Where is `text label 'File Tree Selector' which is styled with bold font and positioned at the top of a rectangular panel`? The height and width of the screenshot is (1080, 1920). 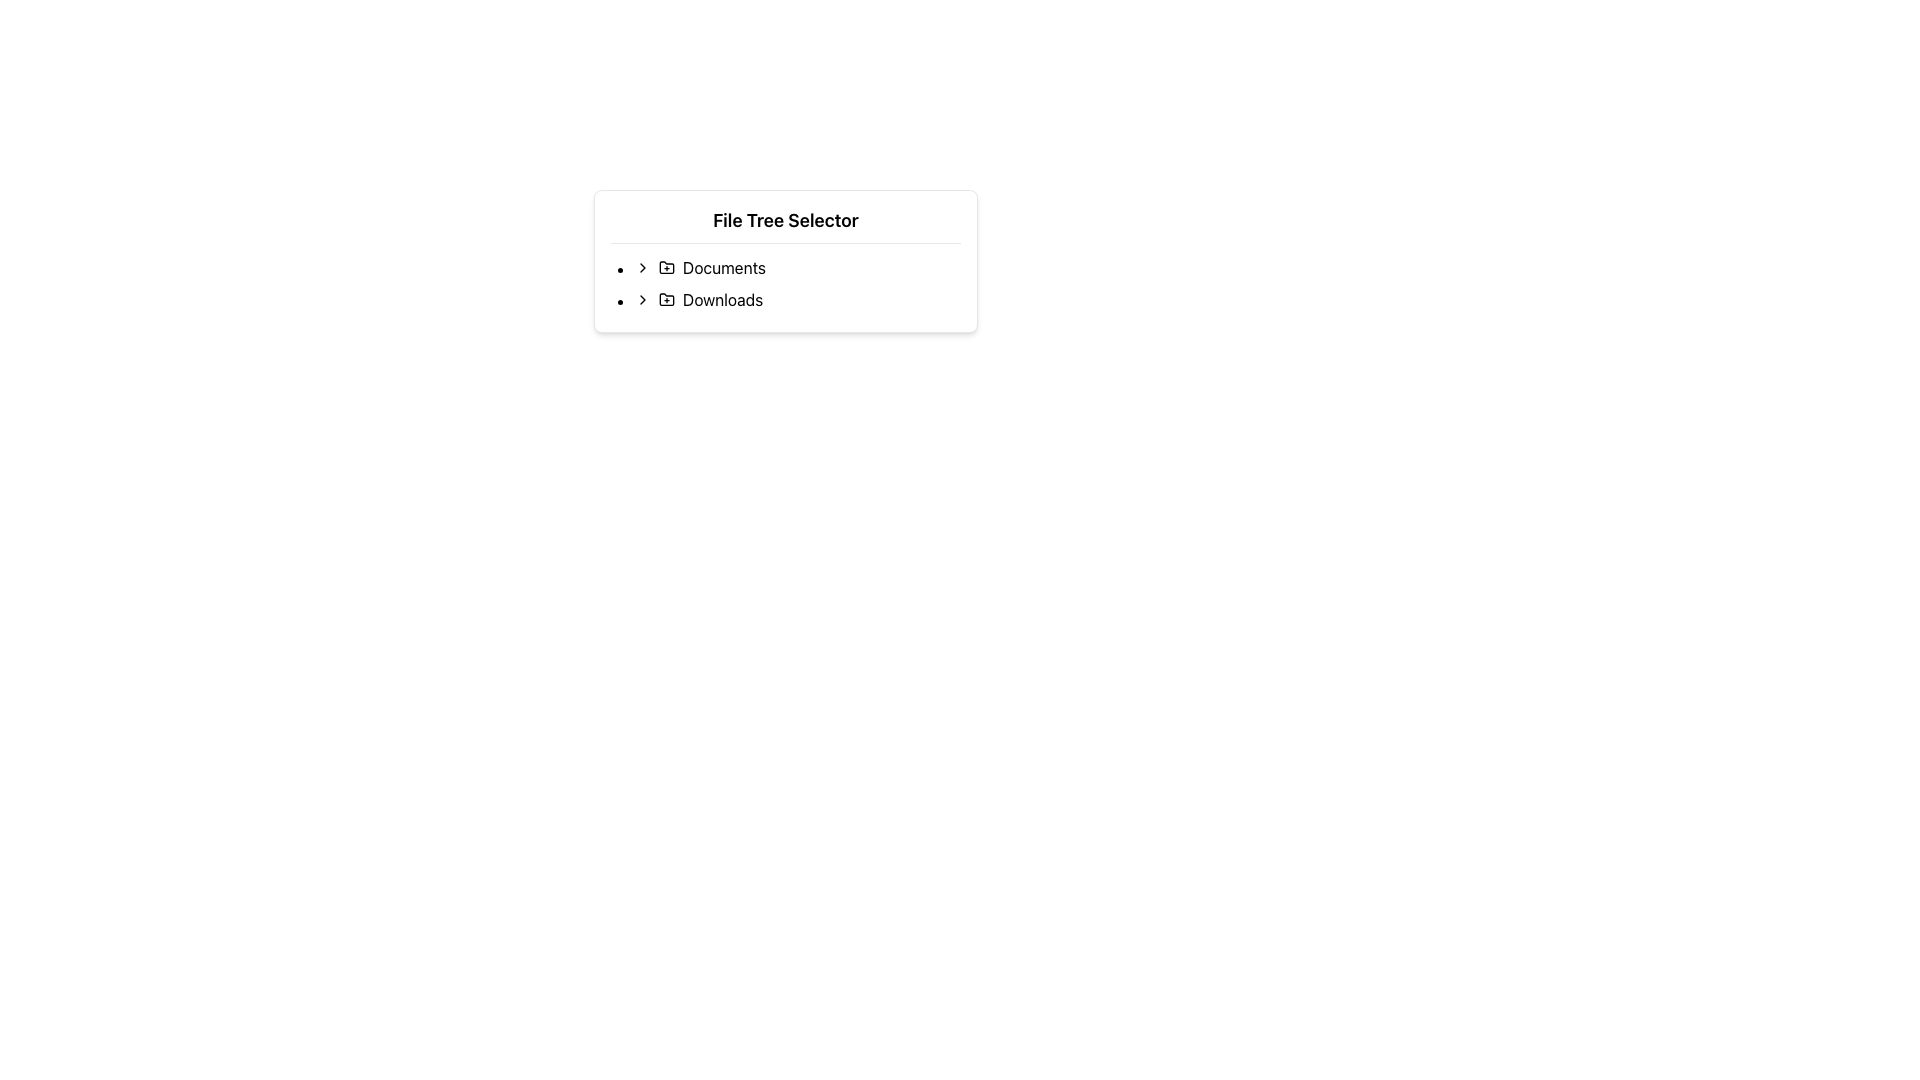
text label 'File Tree Selector' which is styled with bold font and positioned at the top of a rectangular panel is located at coordinates (785, 220).